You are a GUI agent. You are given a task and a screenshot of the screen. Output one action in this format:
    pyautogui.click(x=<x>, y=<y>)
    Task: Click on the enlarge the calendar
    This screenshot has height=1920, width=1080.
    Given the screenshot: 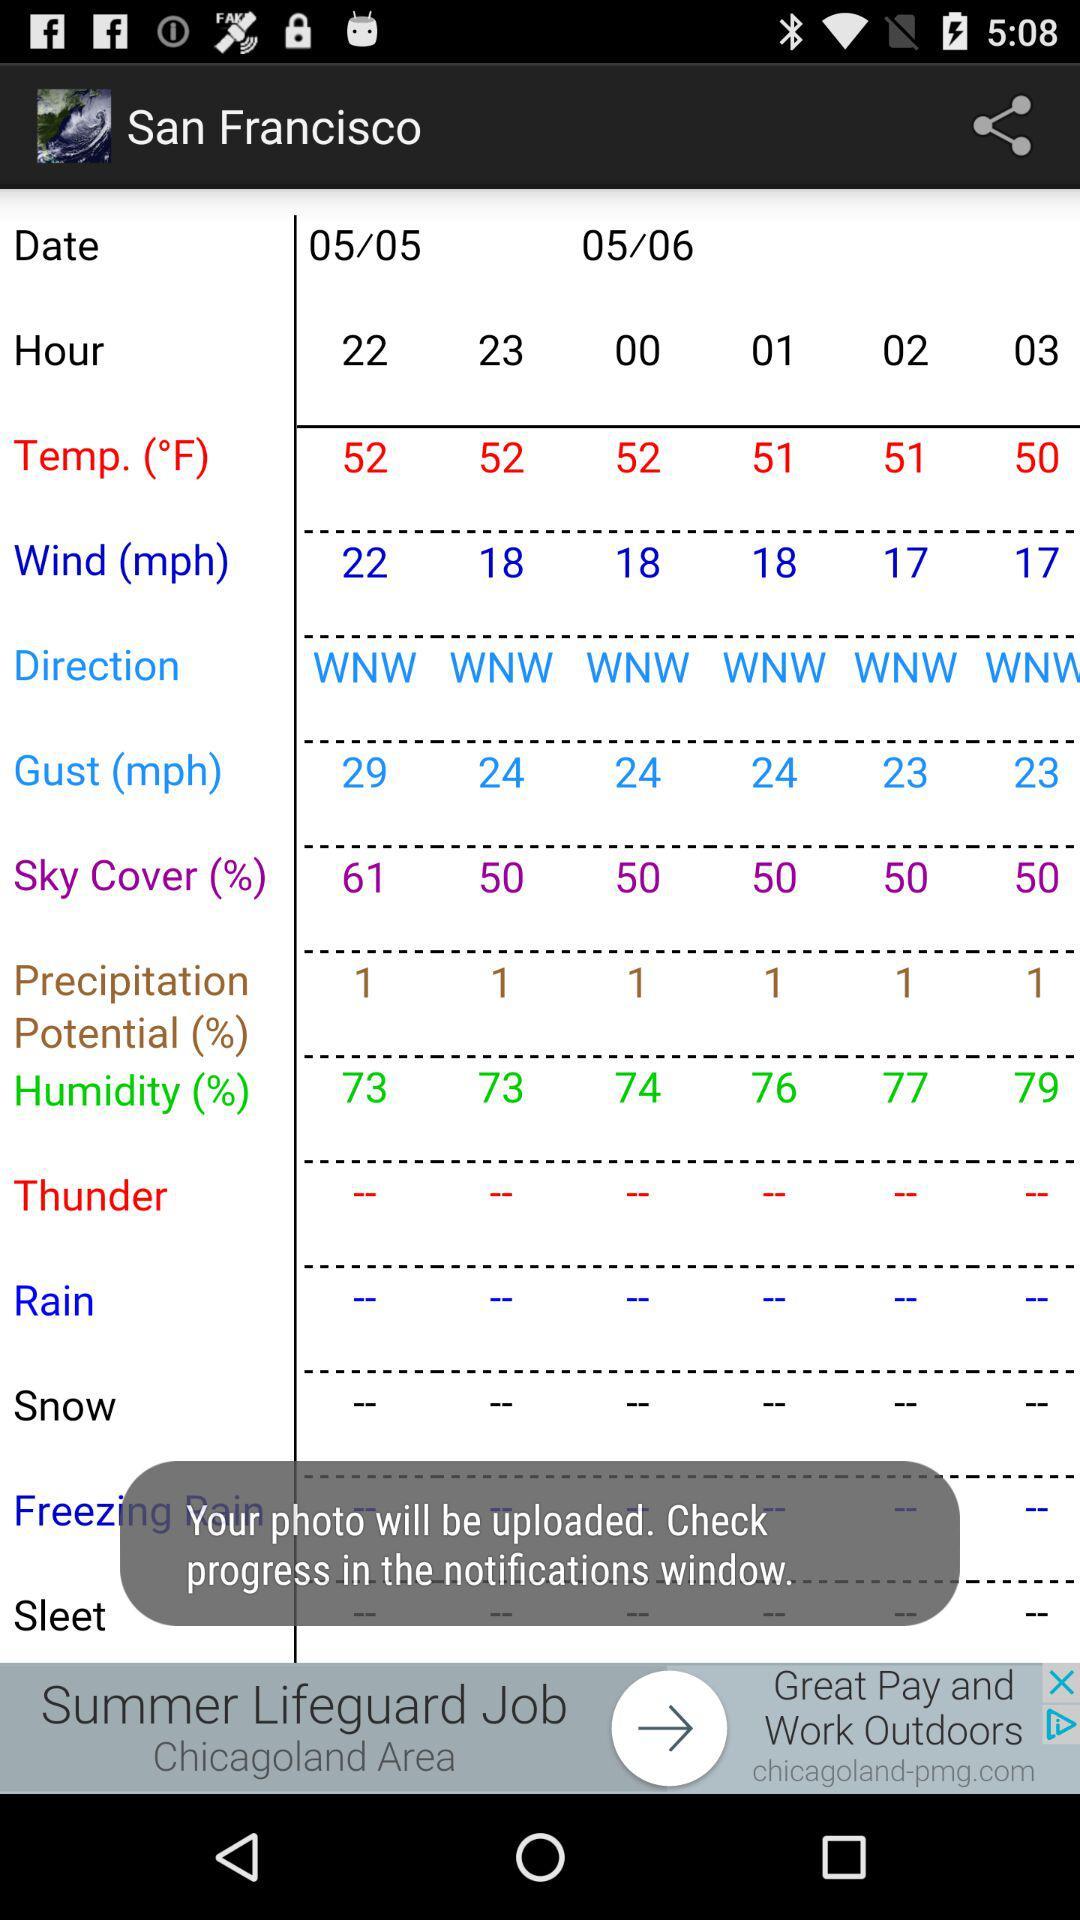 What is the action you would take?
    pyautogui.click(x=540, y=924)
    